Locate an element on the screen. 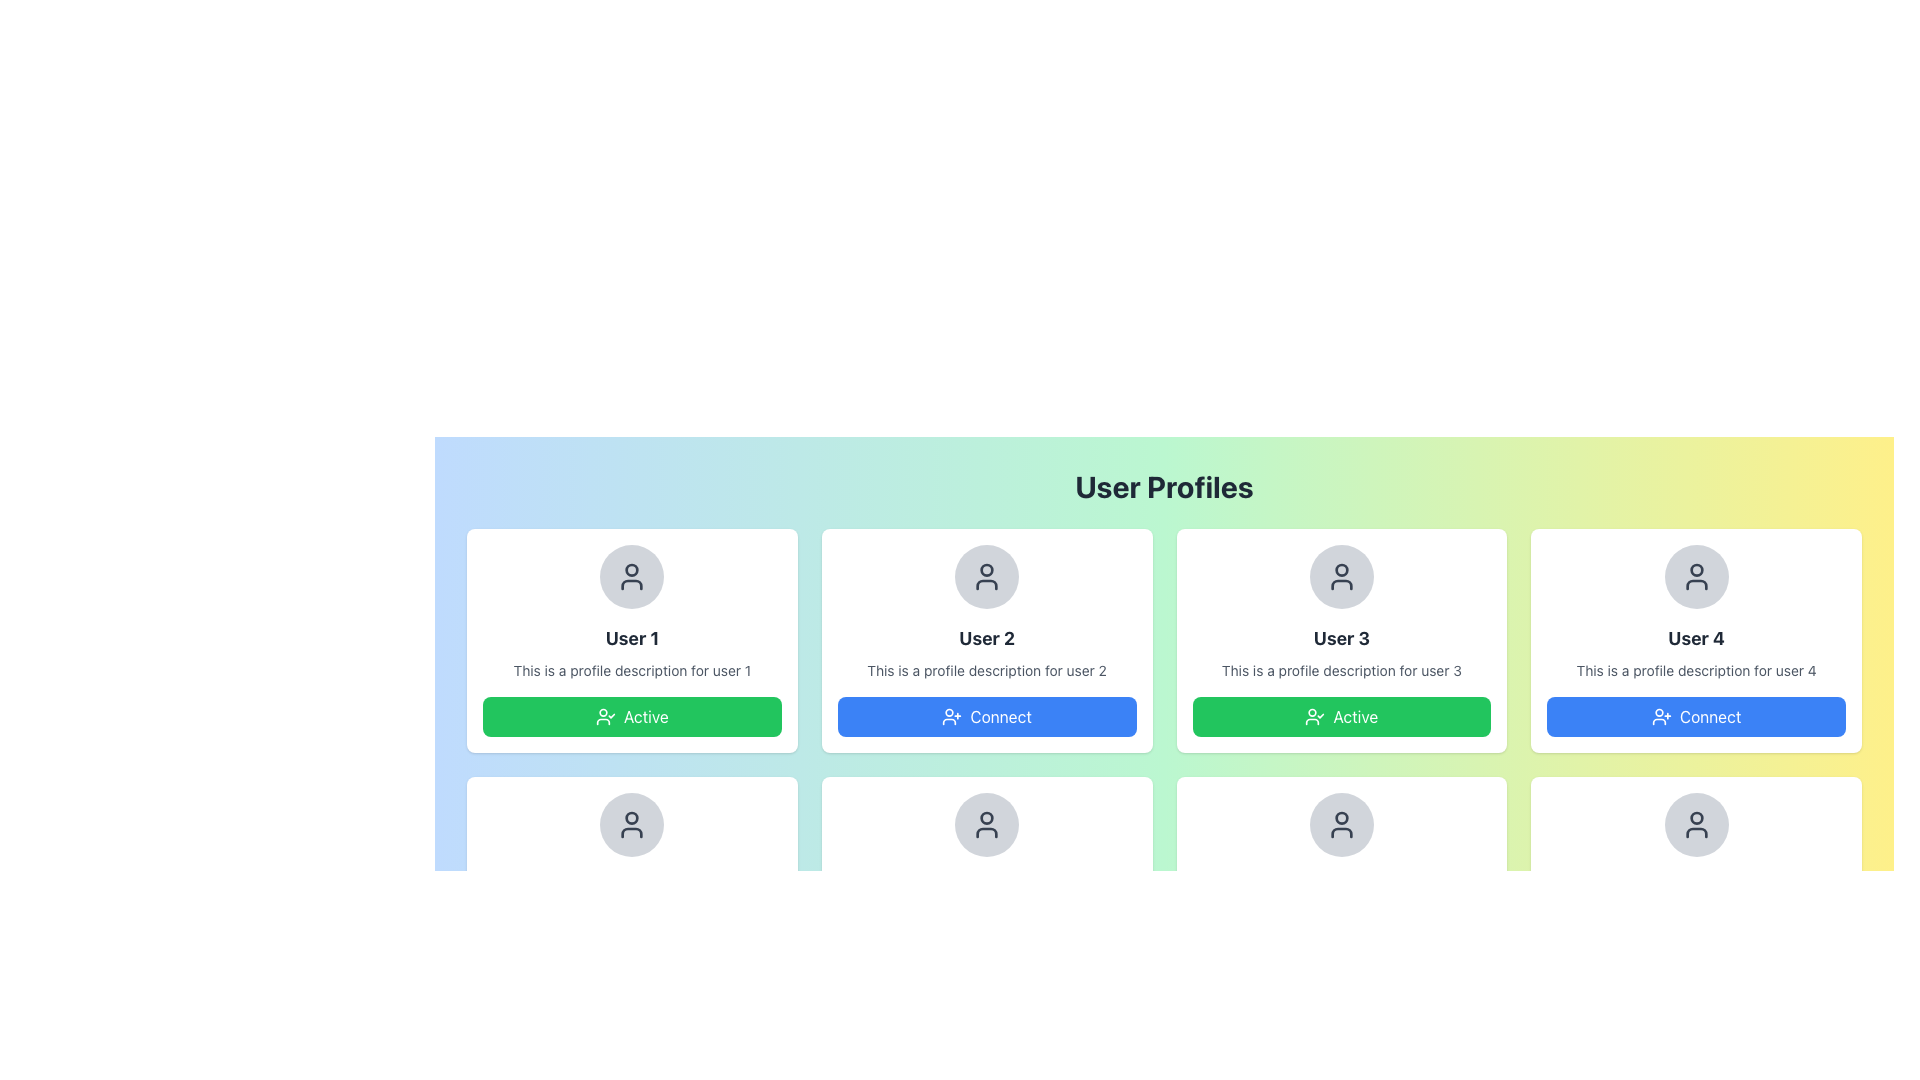 Image resolution: width=1920 pixels, height=1080 pixels. the bold-text title 'User 2' in the second profile card, which is centrally aligned and positioned between the profile icon and description is located at coordinates (987, 639).